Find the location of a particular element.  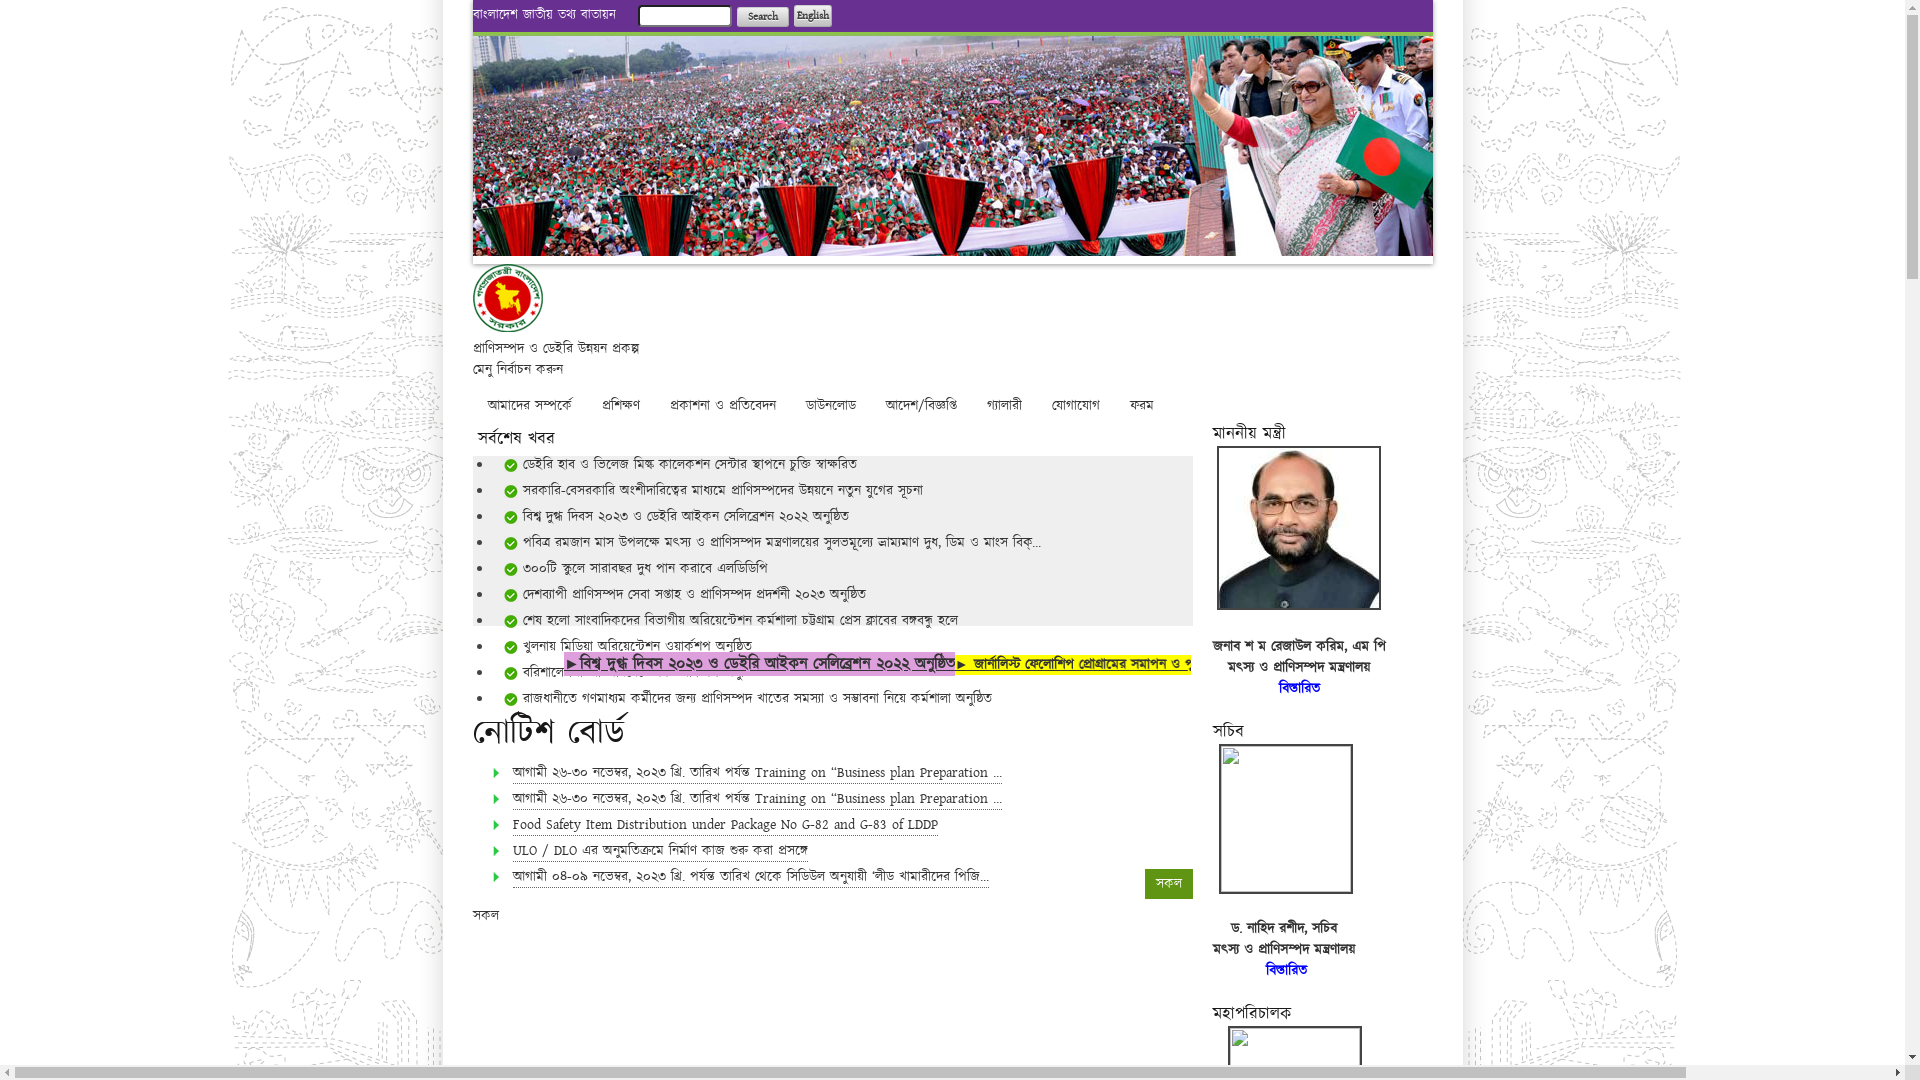

'Search' is located at coordinates (761, 16).